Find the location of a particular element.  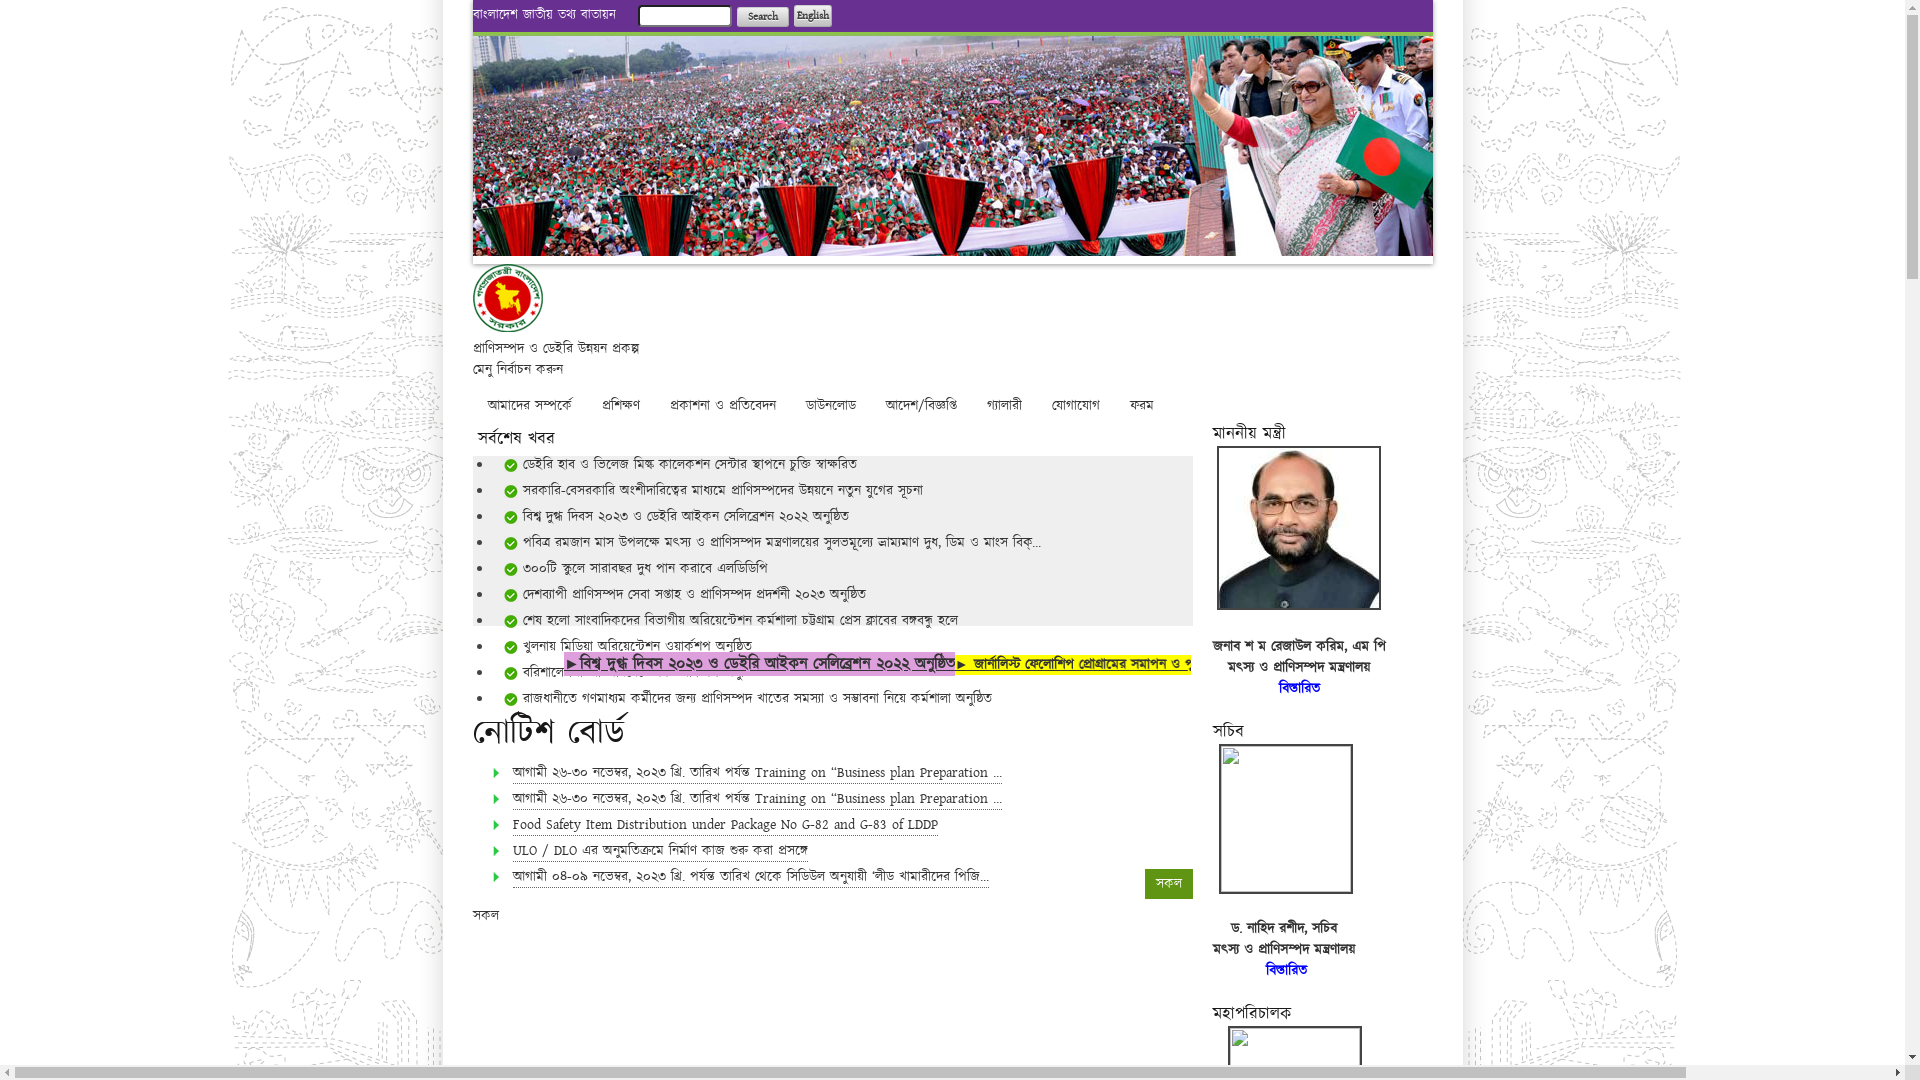

'Search' is located at coordinates (761, 16).